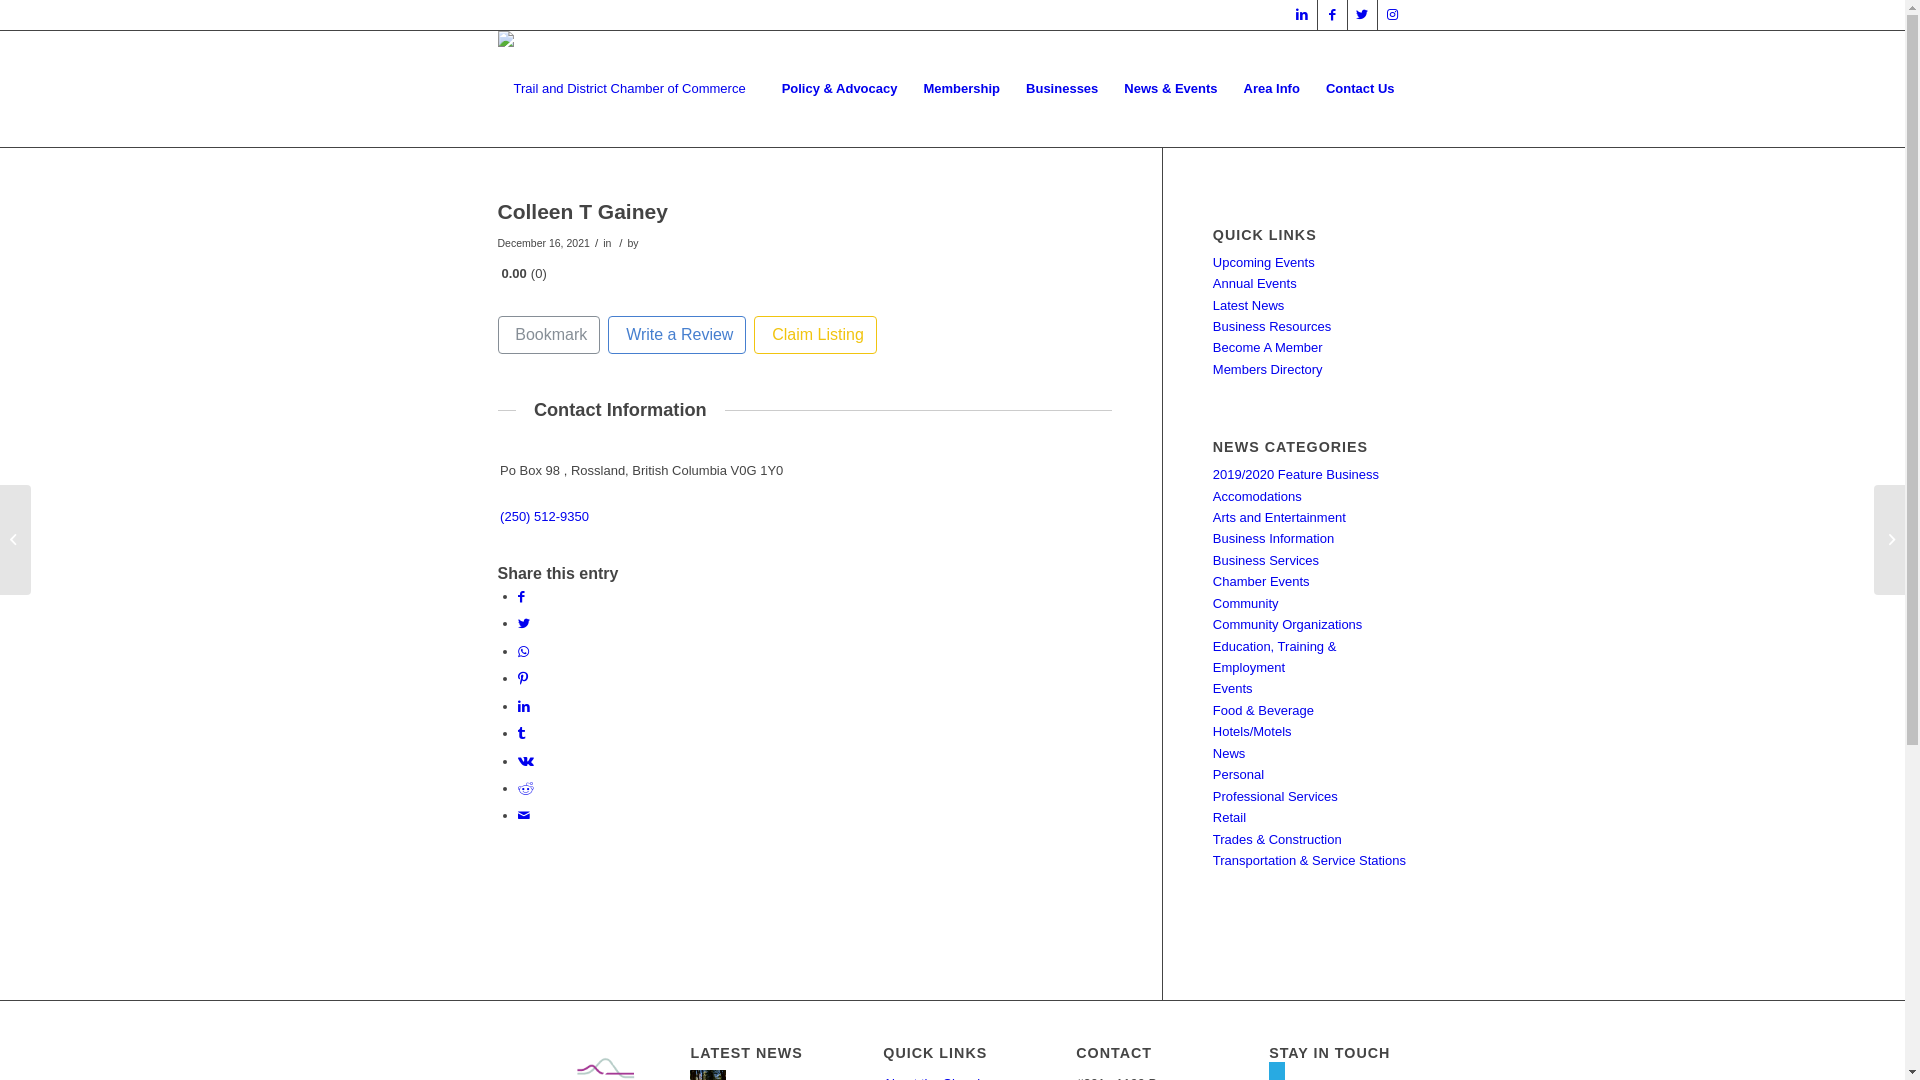 Image resolution: width=1920 pixels, height=1080 pixels. I want to click on 'Members Directory', so click(1266, 369).